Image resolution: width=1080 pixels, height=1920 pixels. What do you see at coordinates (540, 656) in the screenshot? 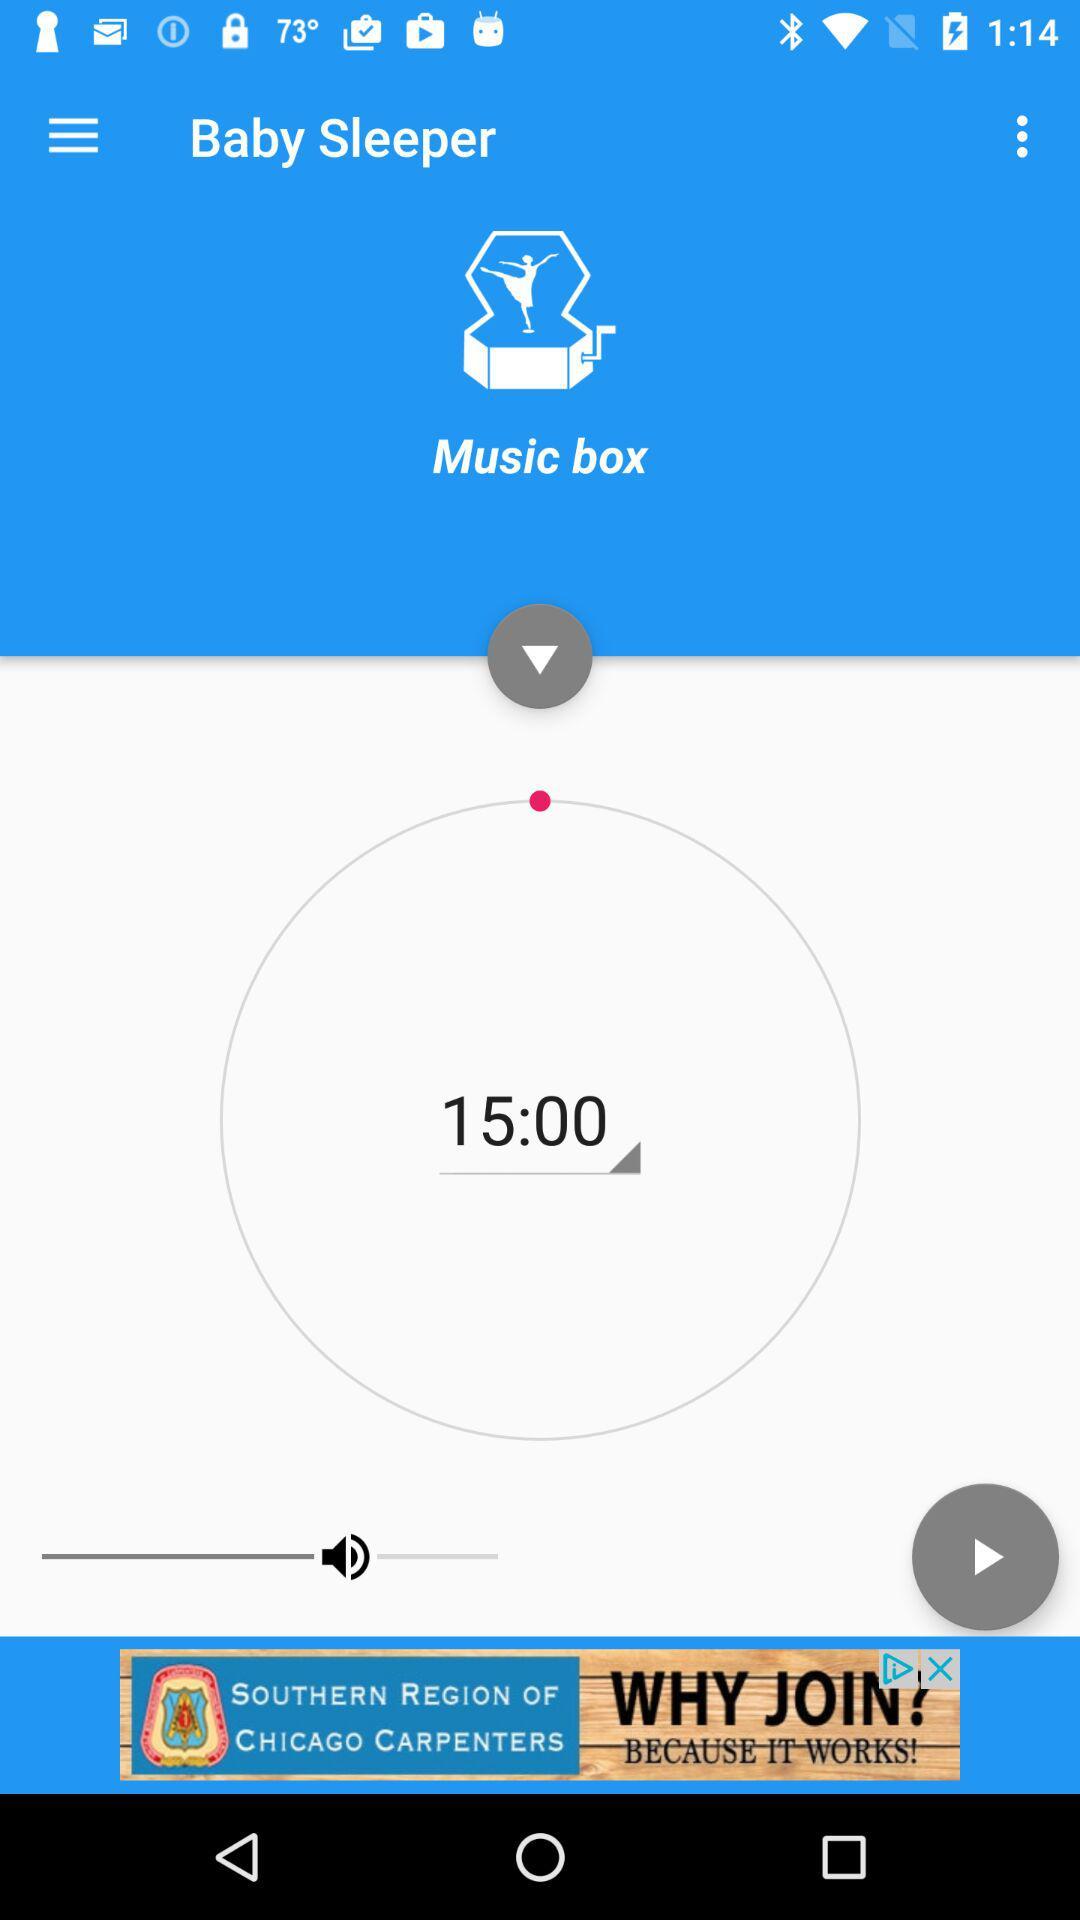
I see `the expand_more icon` at bounding box center [540, 656].